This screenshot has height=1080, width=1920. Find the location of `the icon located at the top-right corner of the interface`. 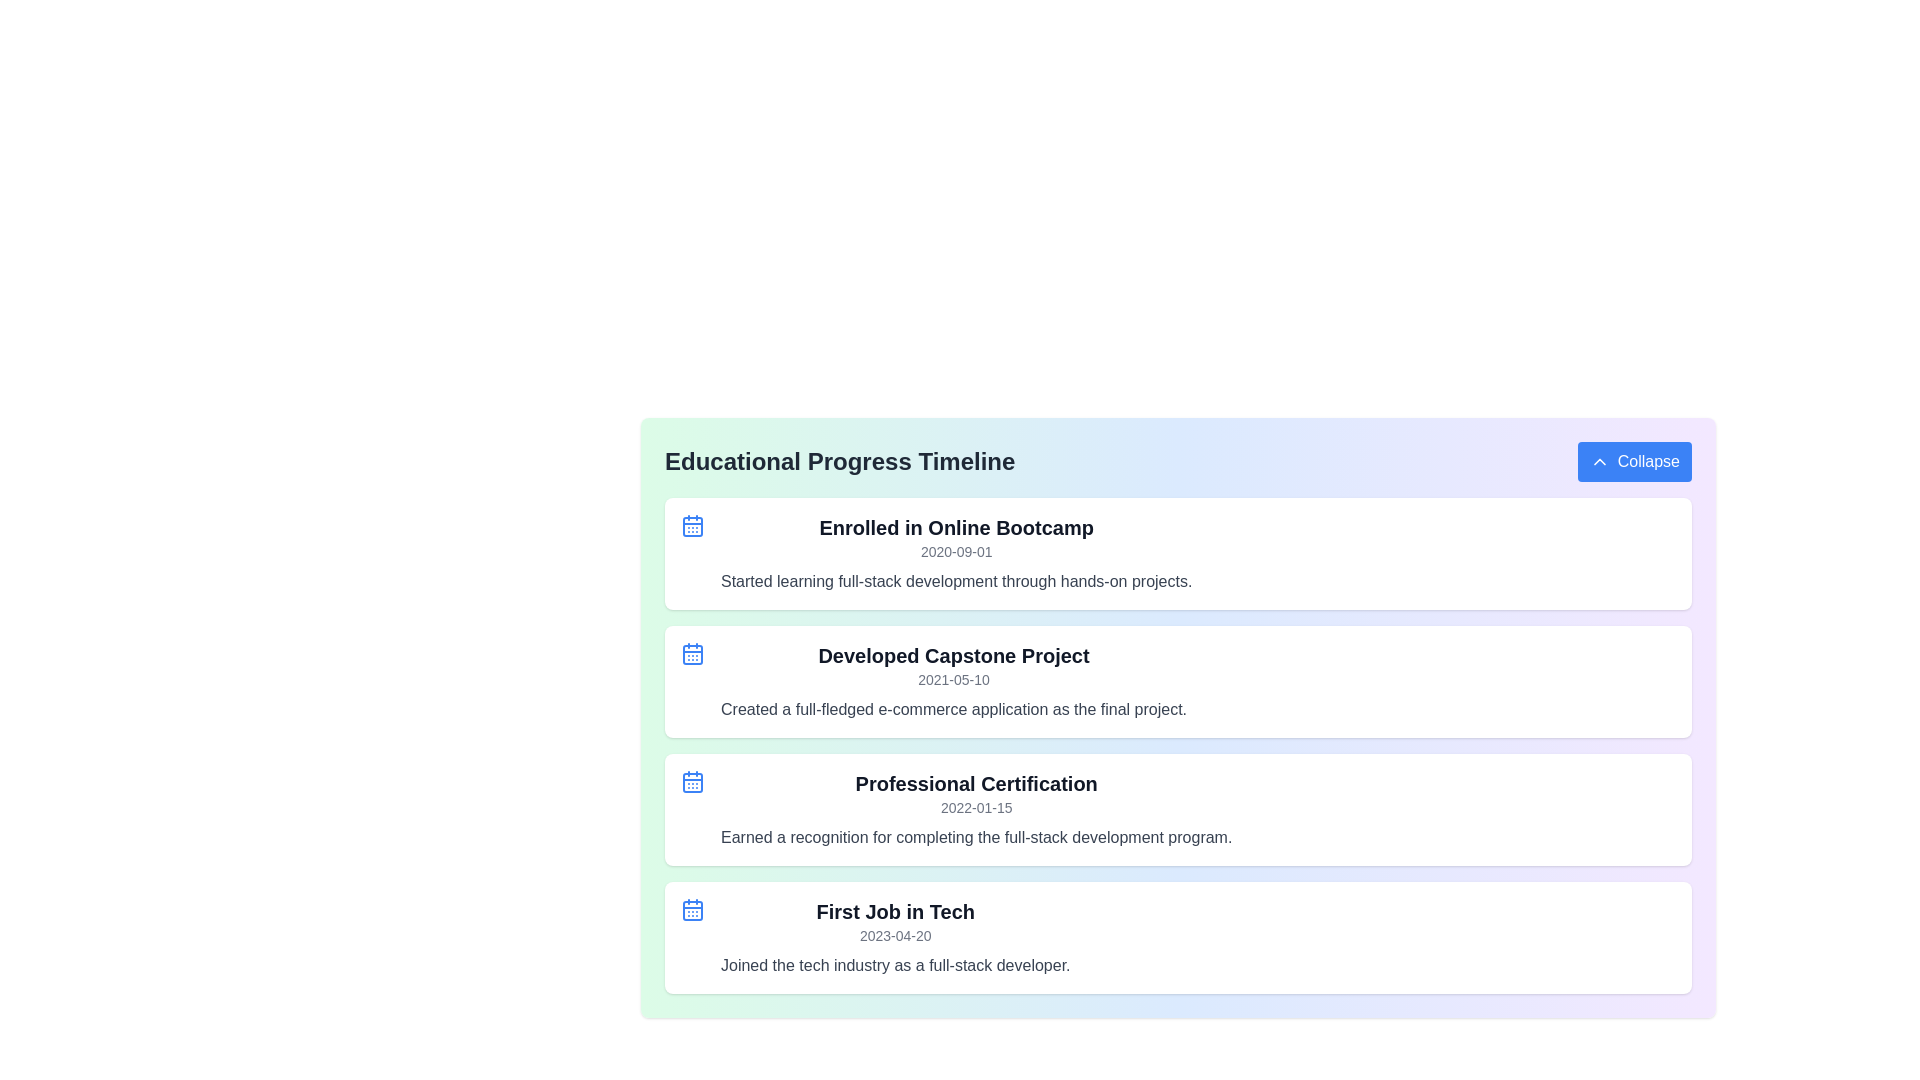

the icon located at the top-right corner of the interface is located at coordinates (1598, 462).